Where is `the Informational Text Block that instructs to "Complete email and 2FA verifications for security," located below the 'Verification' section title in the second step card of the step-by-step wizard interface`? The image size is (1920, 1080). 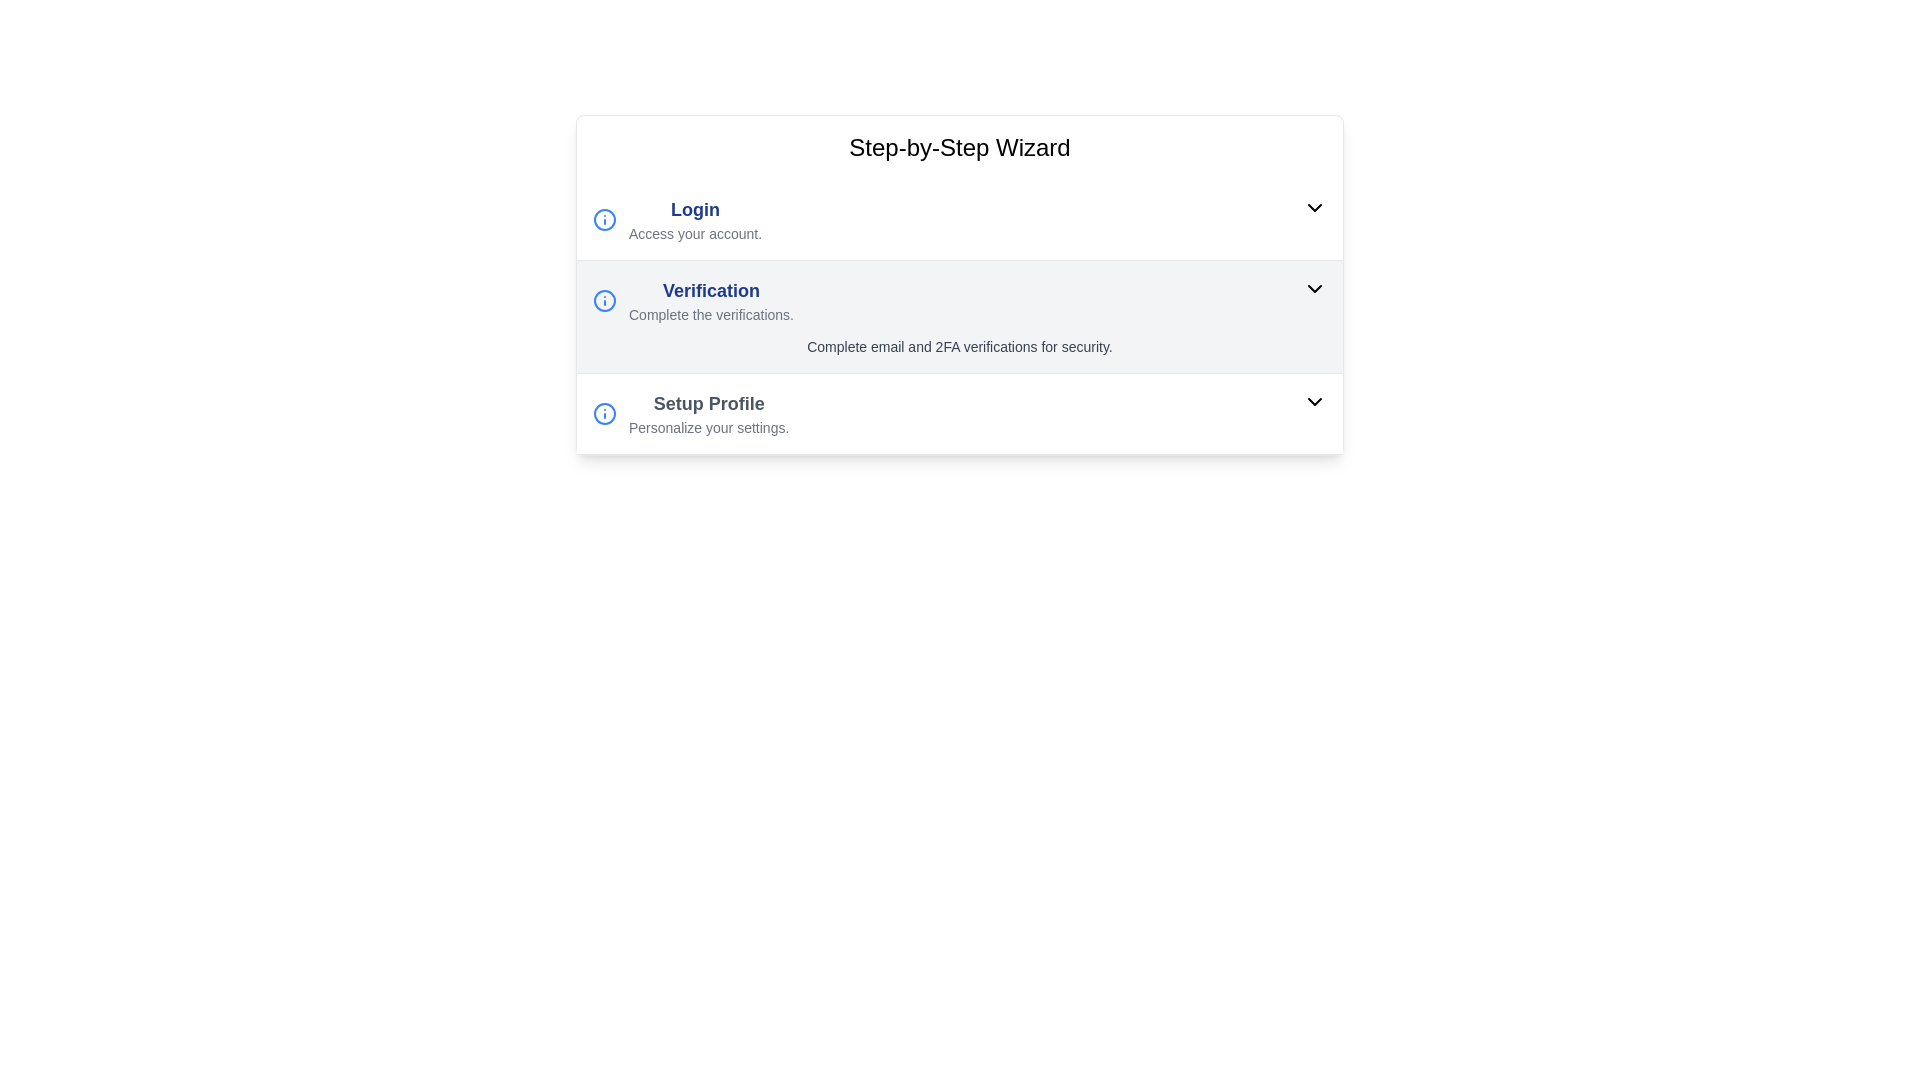 the Informational Text Block that instructs to "Complete email and 2FA verifications for security," located below the 'Verification' section title in the second step card of the step-by-step wizard interface is located at coordinates (960, 346).